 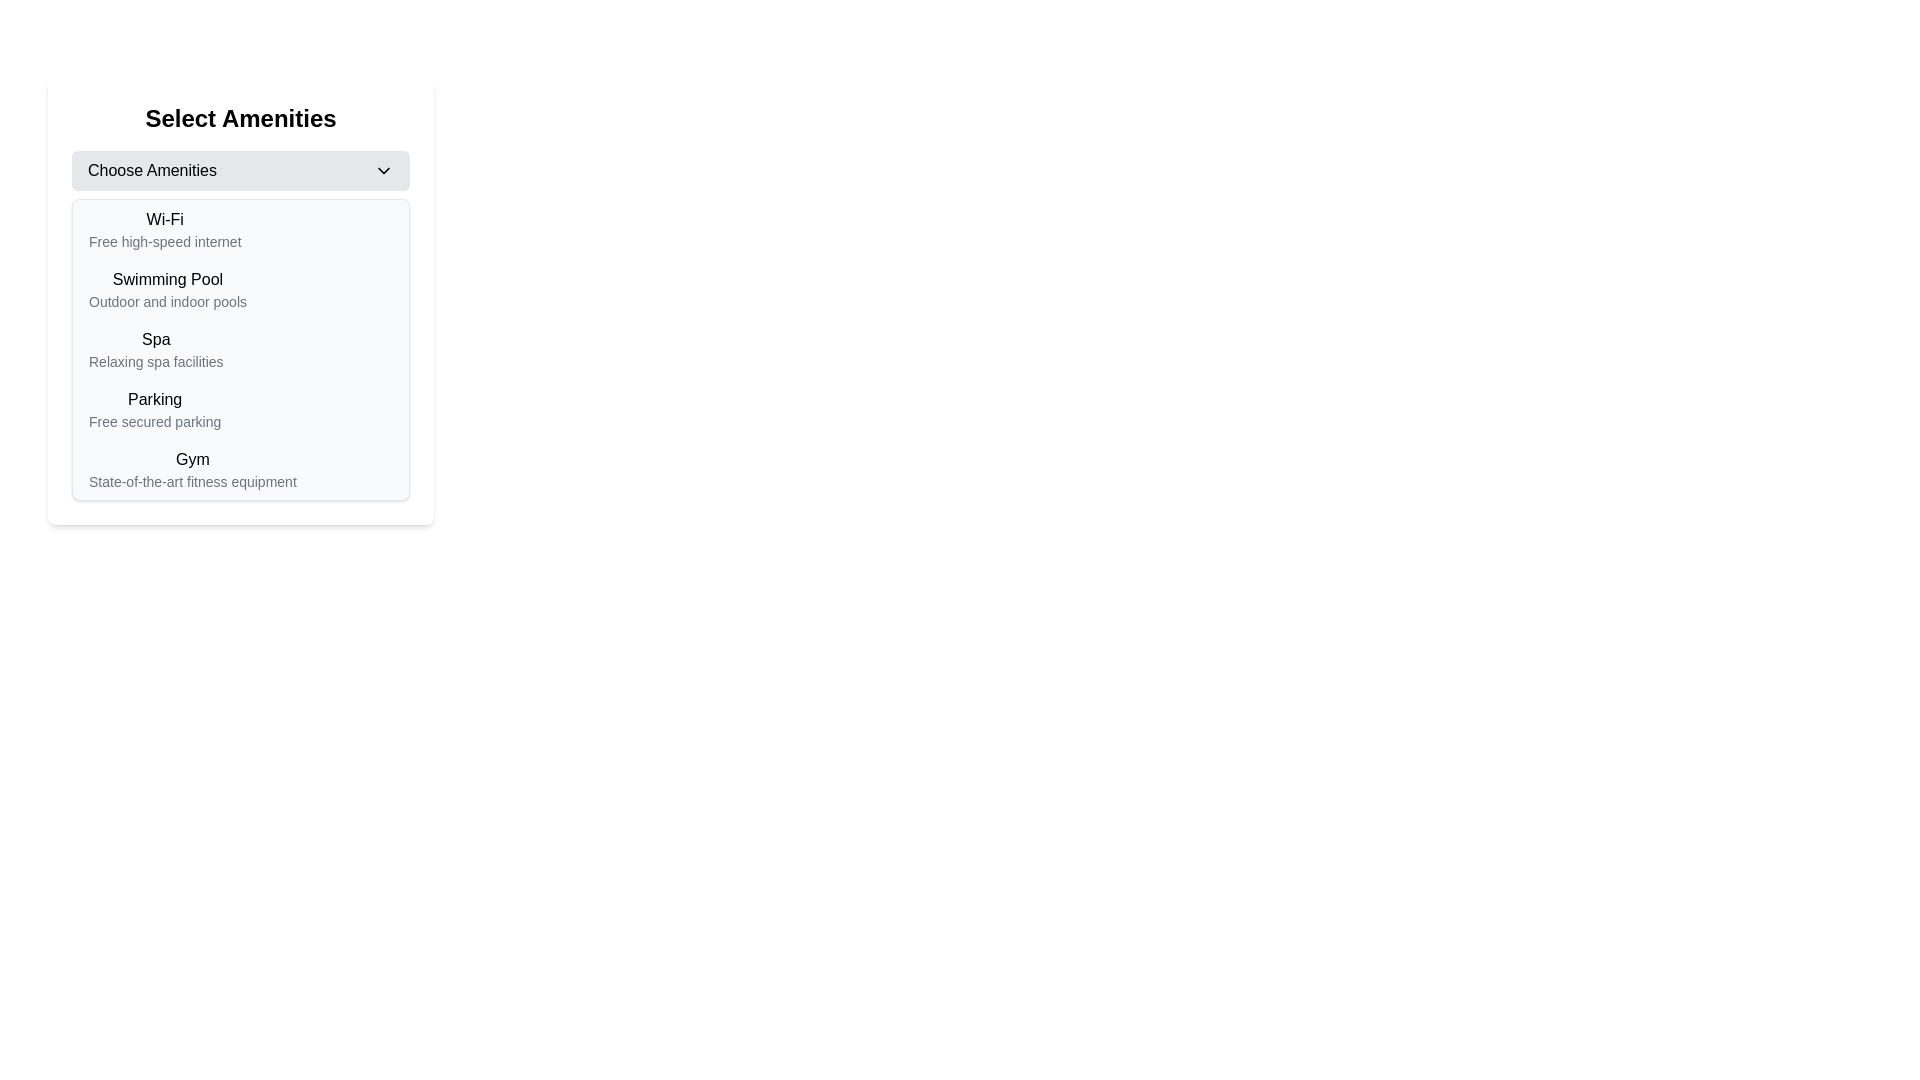 What do you see at coordinates (154, 420) in the screenshot?
I see `text label displaying 'Free secured parking' located underneath the 'Parking' title in the 'Select Amenities' section` at bounding box center [154, 420].